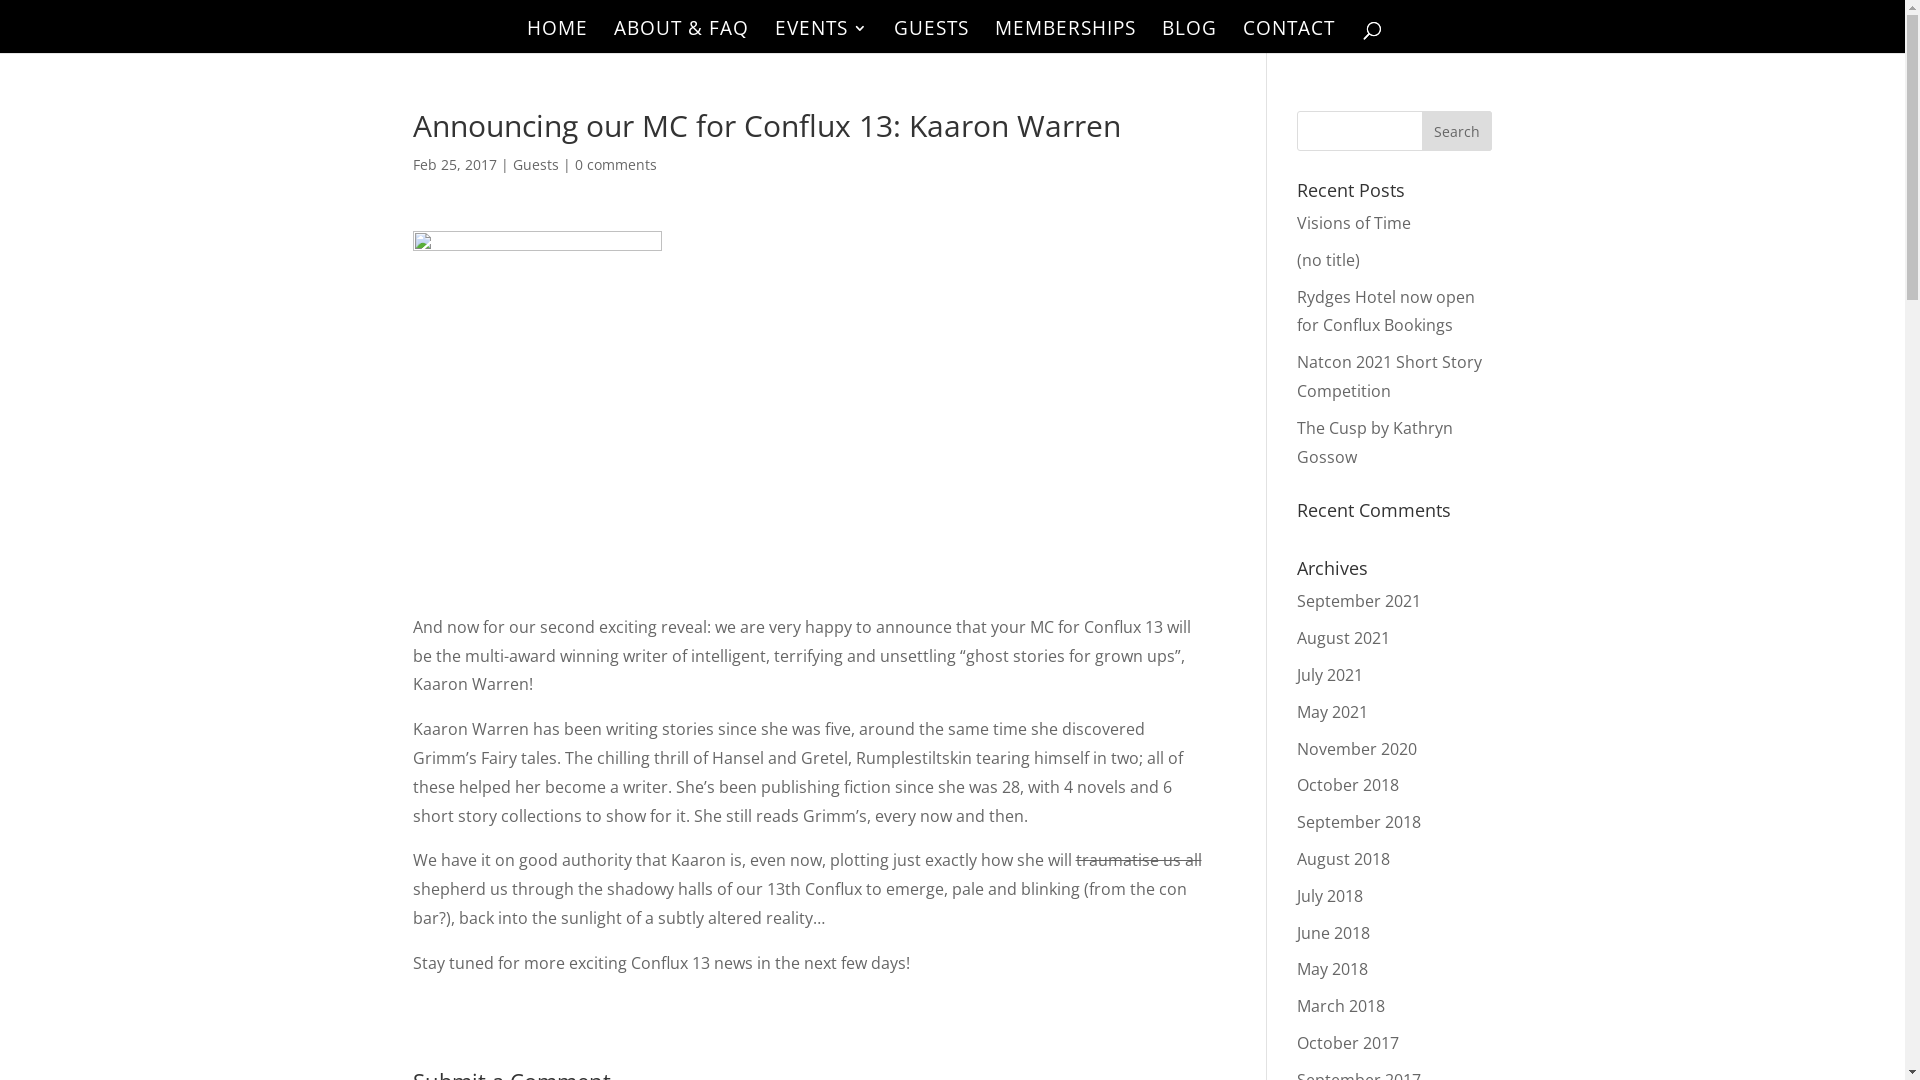 The width and height of the screenshot is (1920, 1080). Describe the element at coordinates (1189, 37) in the screenshot. I see `'BLOG'` at that location.